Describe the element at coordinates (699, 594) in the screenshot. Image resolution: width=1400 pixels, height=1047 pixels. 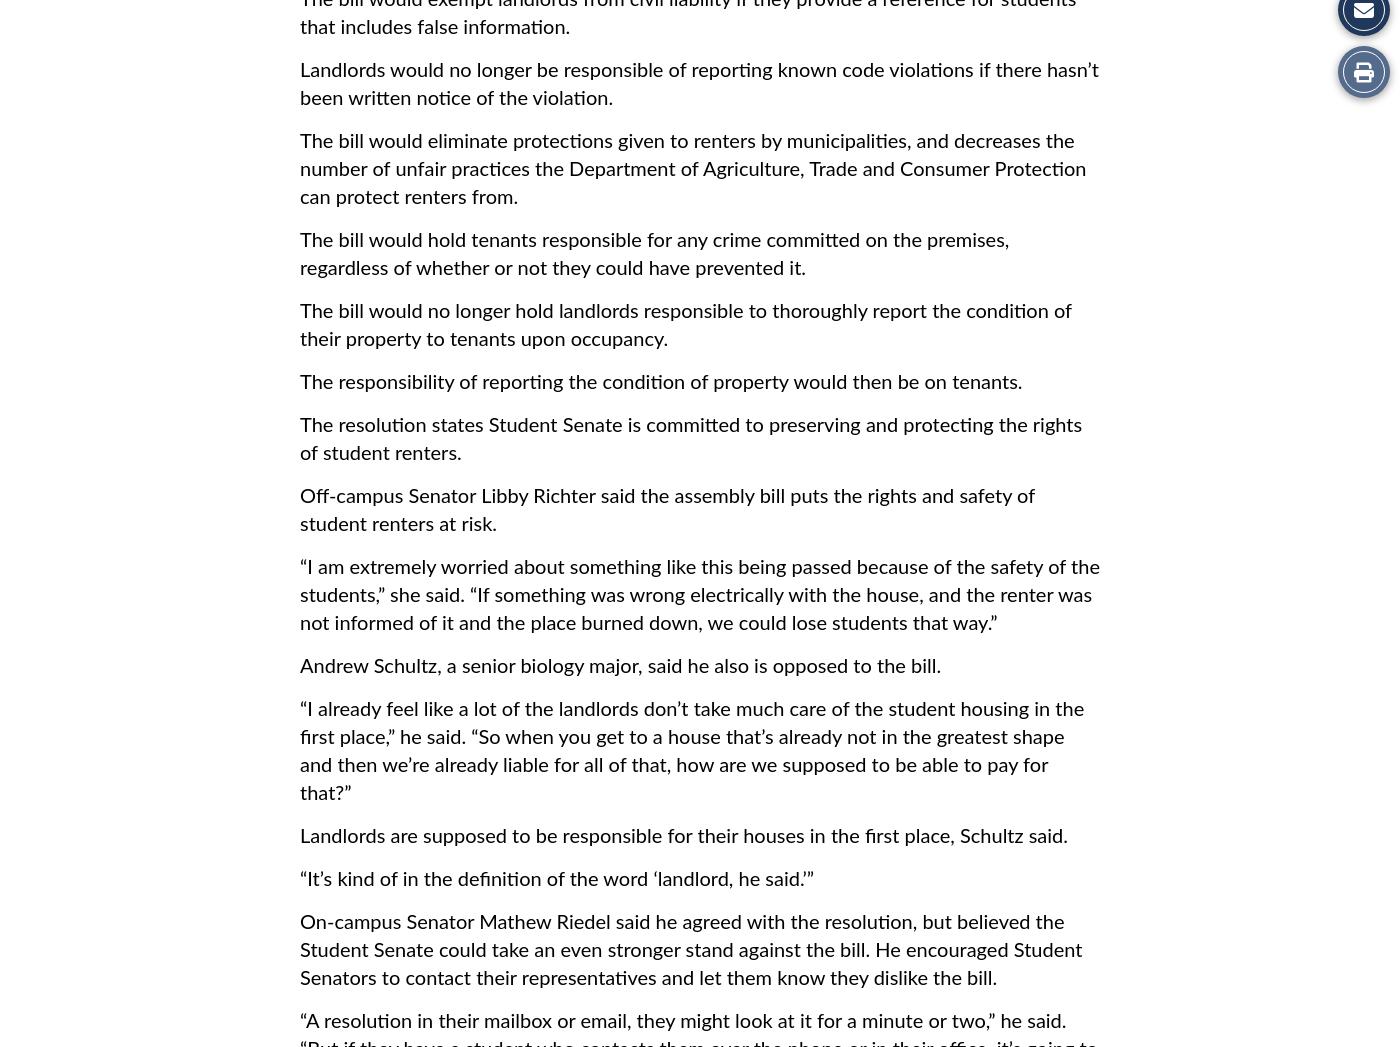
I see `'“I am extremely worried about something like this being passed because of the safety of the students,” she said. “If something was wrong electrically with the house, and the renter was not informed of it and the place burned down, we could lose students that way.”'` at that location.